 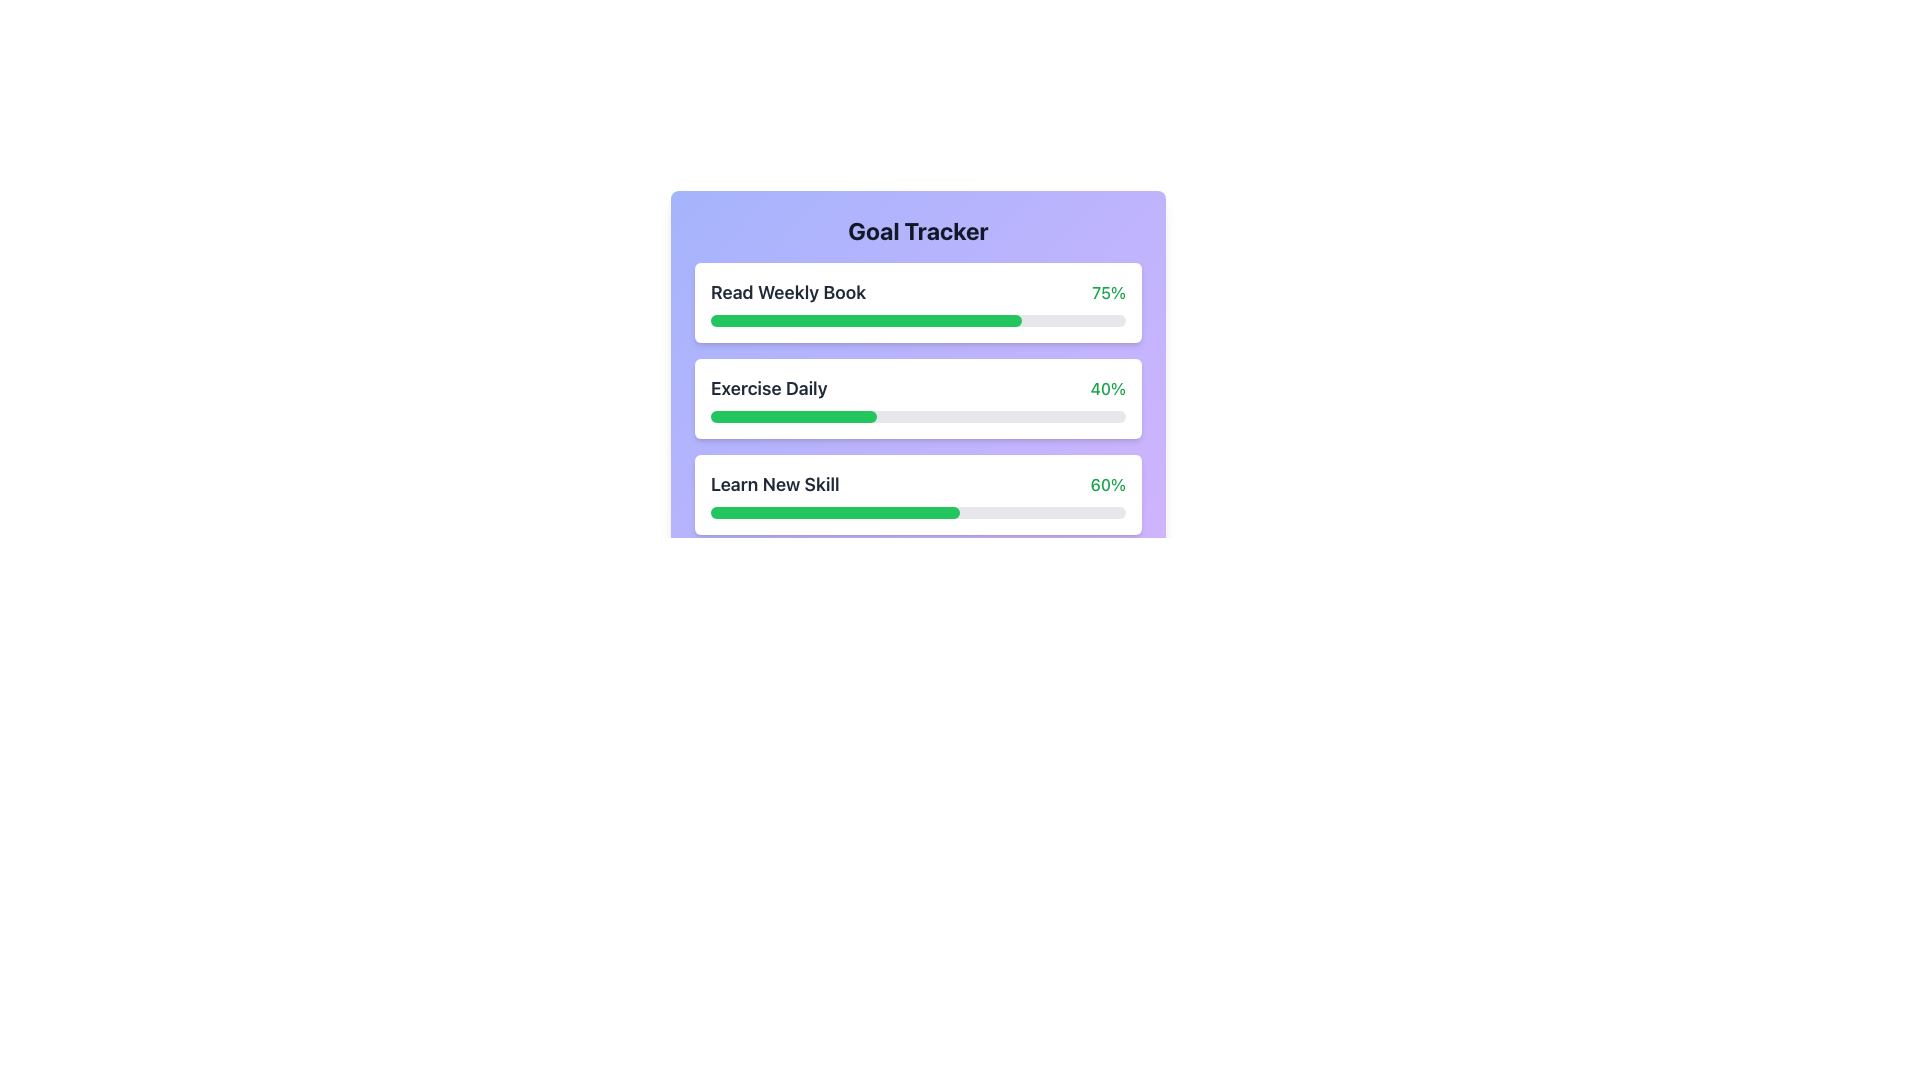 I want to click on the green horizontal progress bar representing 75% progress in the 'Read Weekly Book' tracker, so click(x=866, y=319).